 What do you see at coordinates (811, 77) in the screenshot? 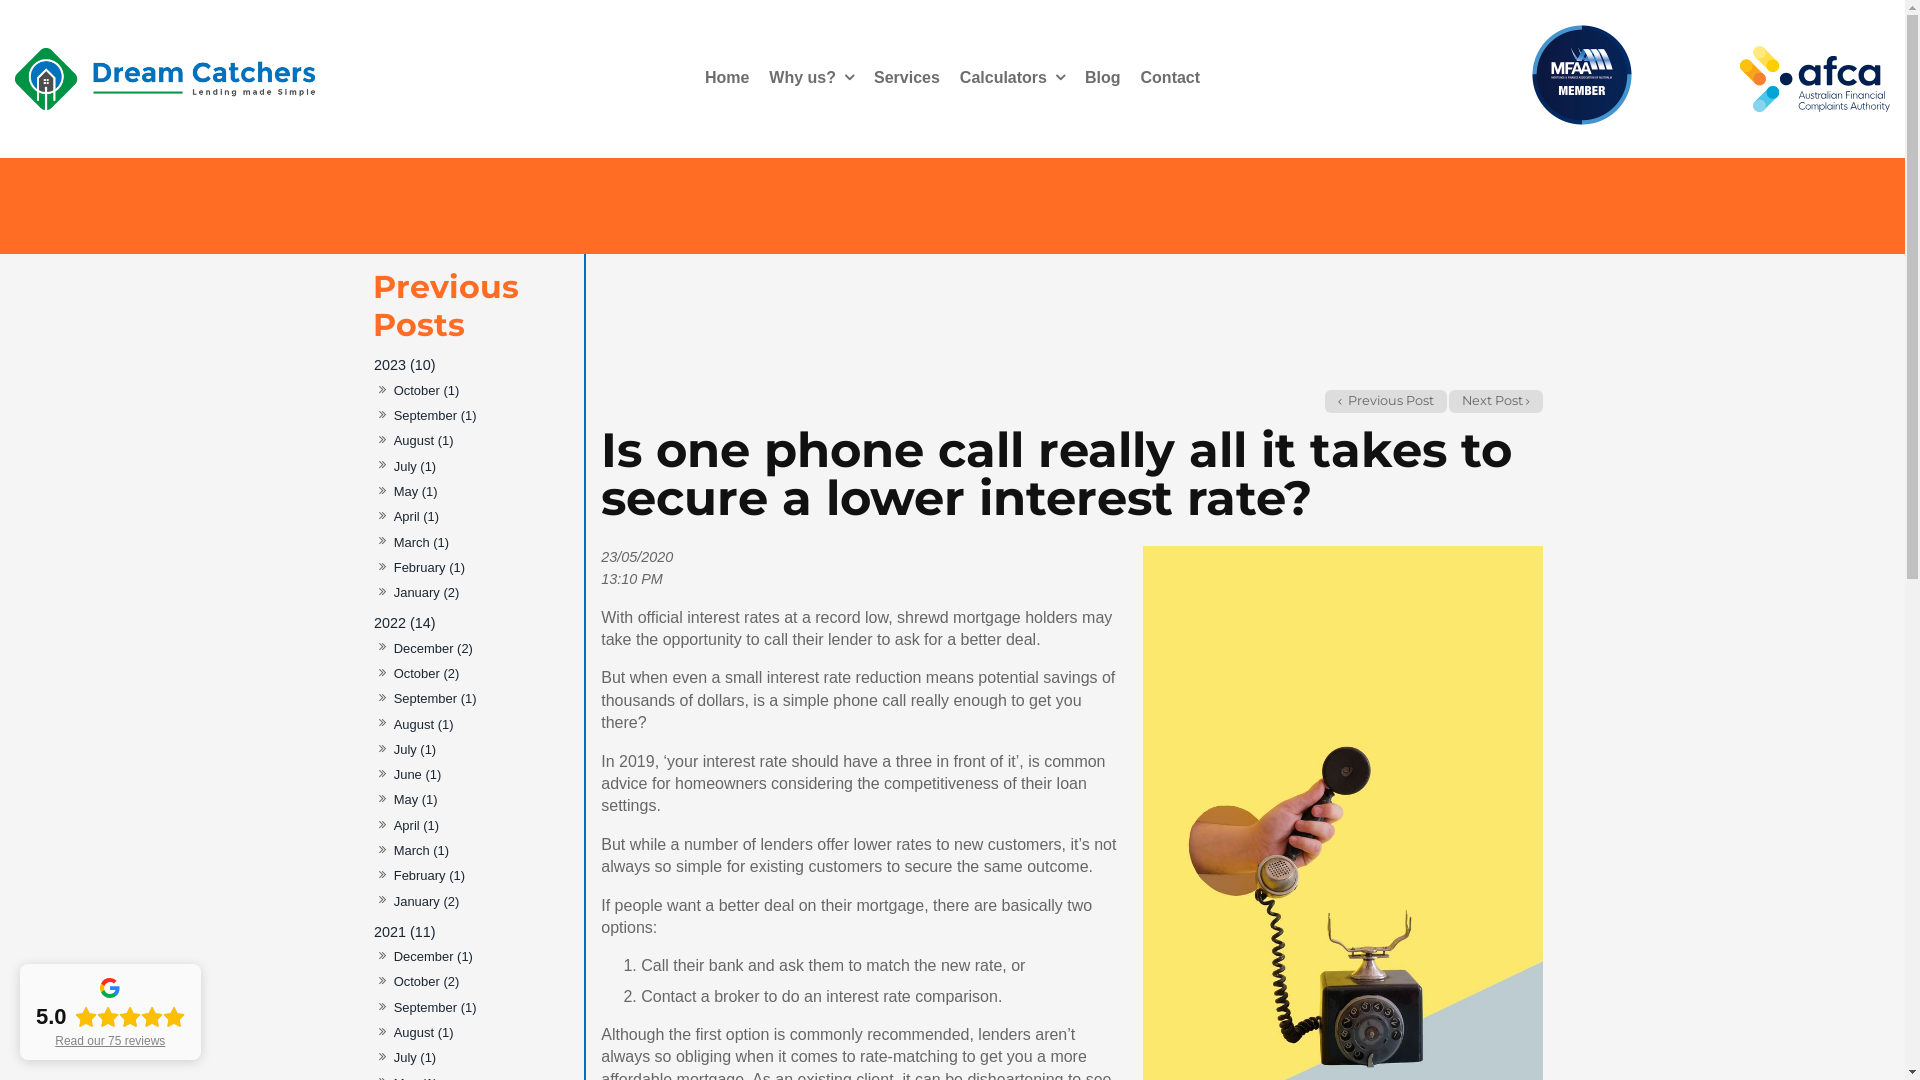
I see `'Why us?'` at bounding box center [811, 77].